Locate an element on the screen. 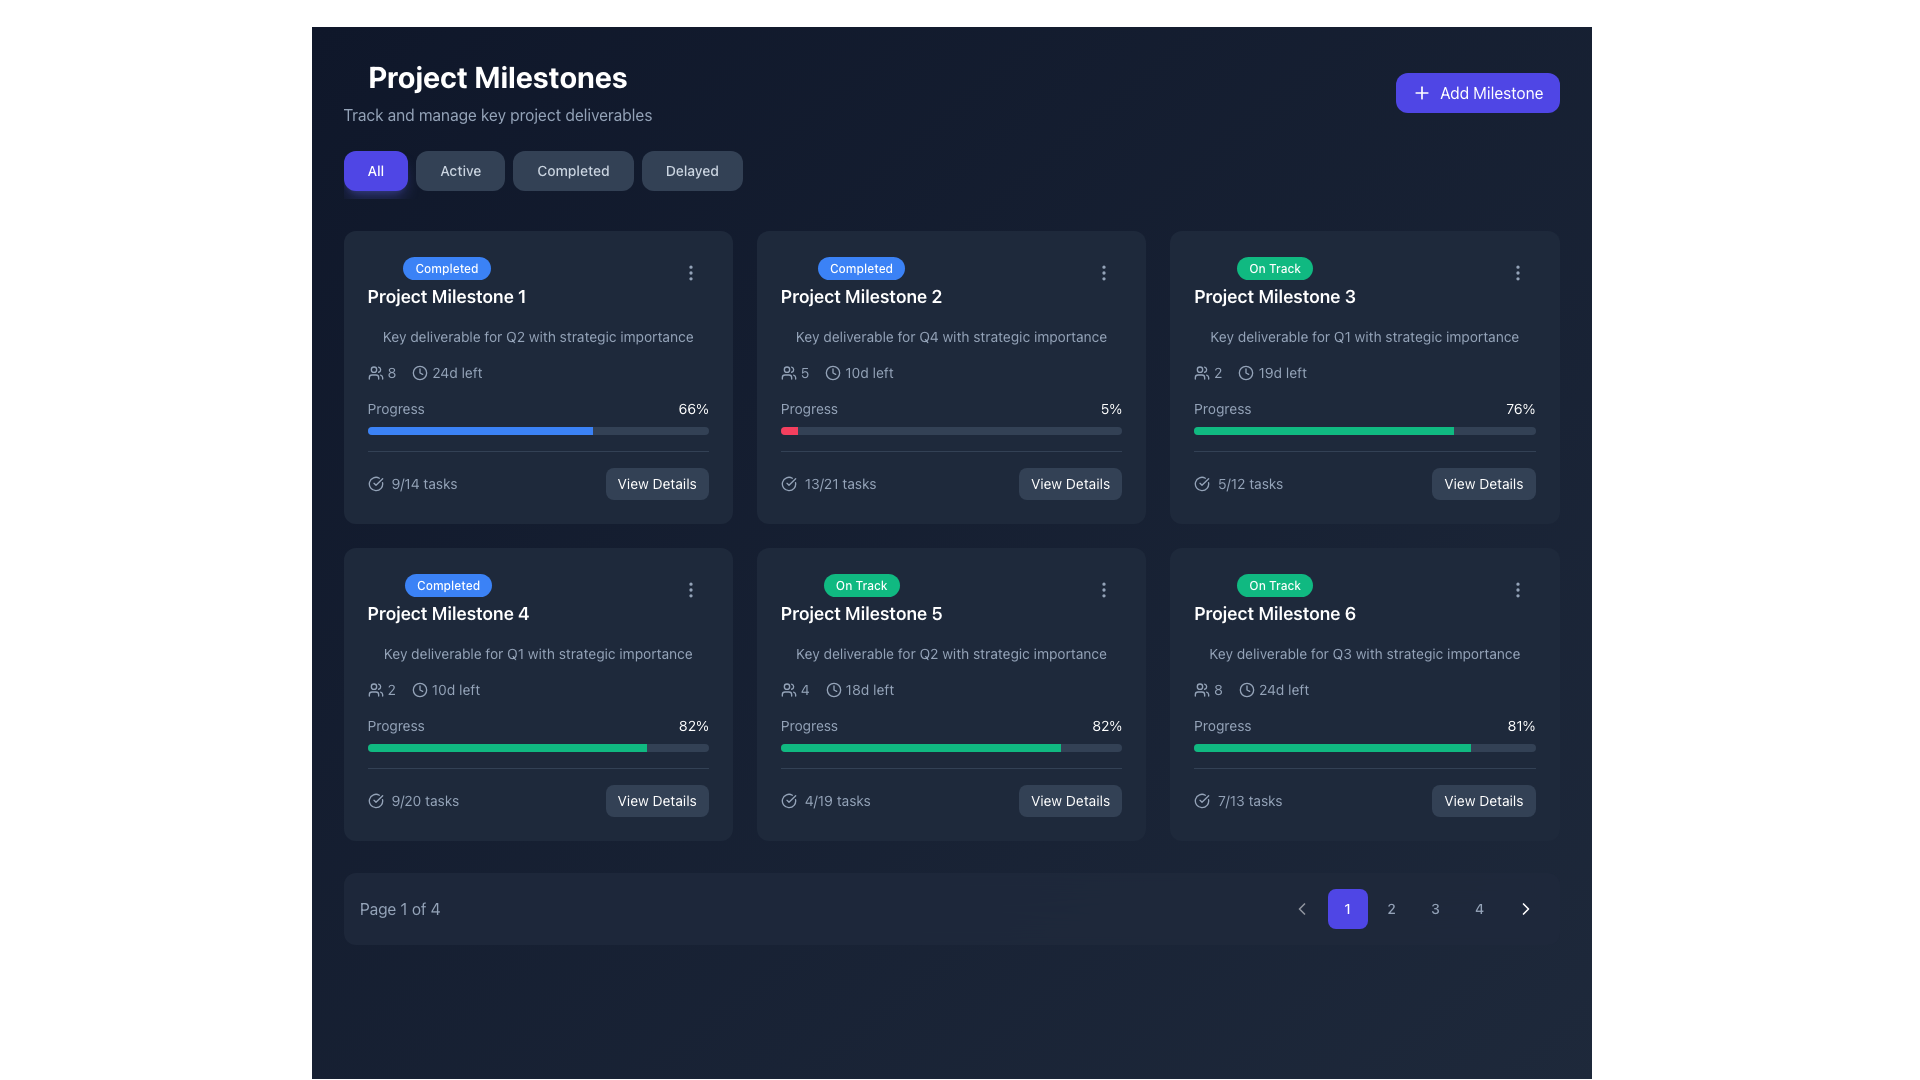 The width and height of the screenshot is (1920, 1080). the descriptive text element that provides details about the key deliverable for 'Project Milestone 3', located below the title and 'On Track' label, and above the progress bar and 'View Details' button is located at coordinates (1363, 335).